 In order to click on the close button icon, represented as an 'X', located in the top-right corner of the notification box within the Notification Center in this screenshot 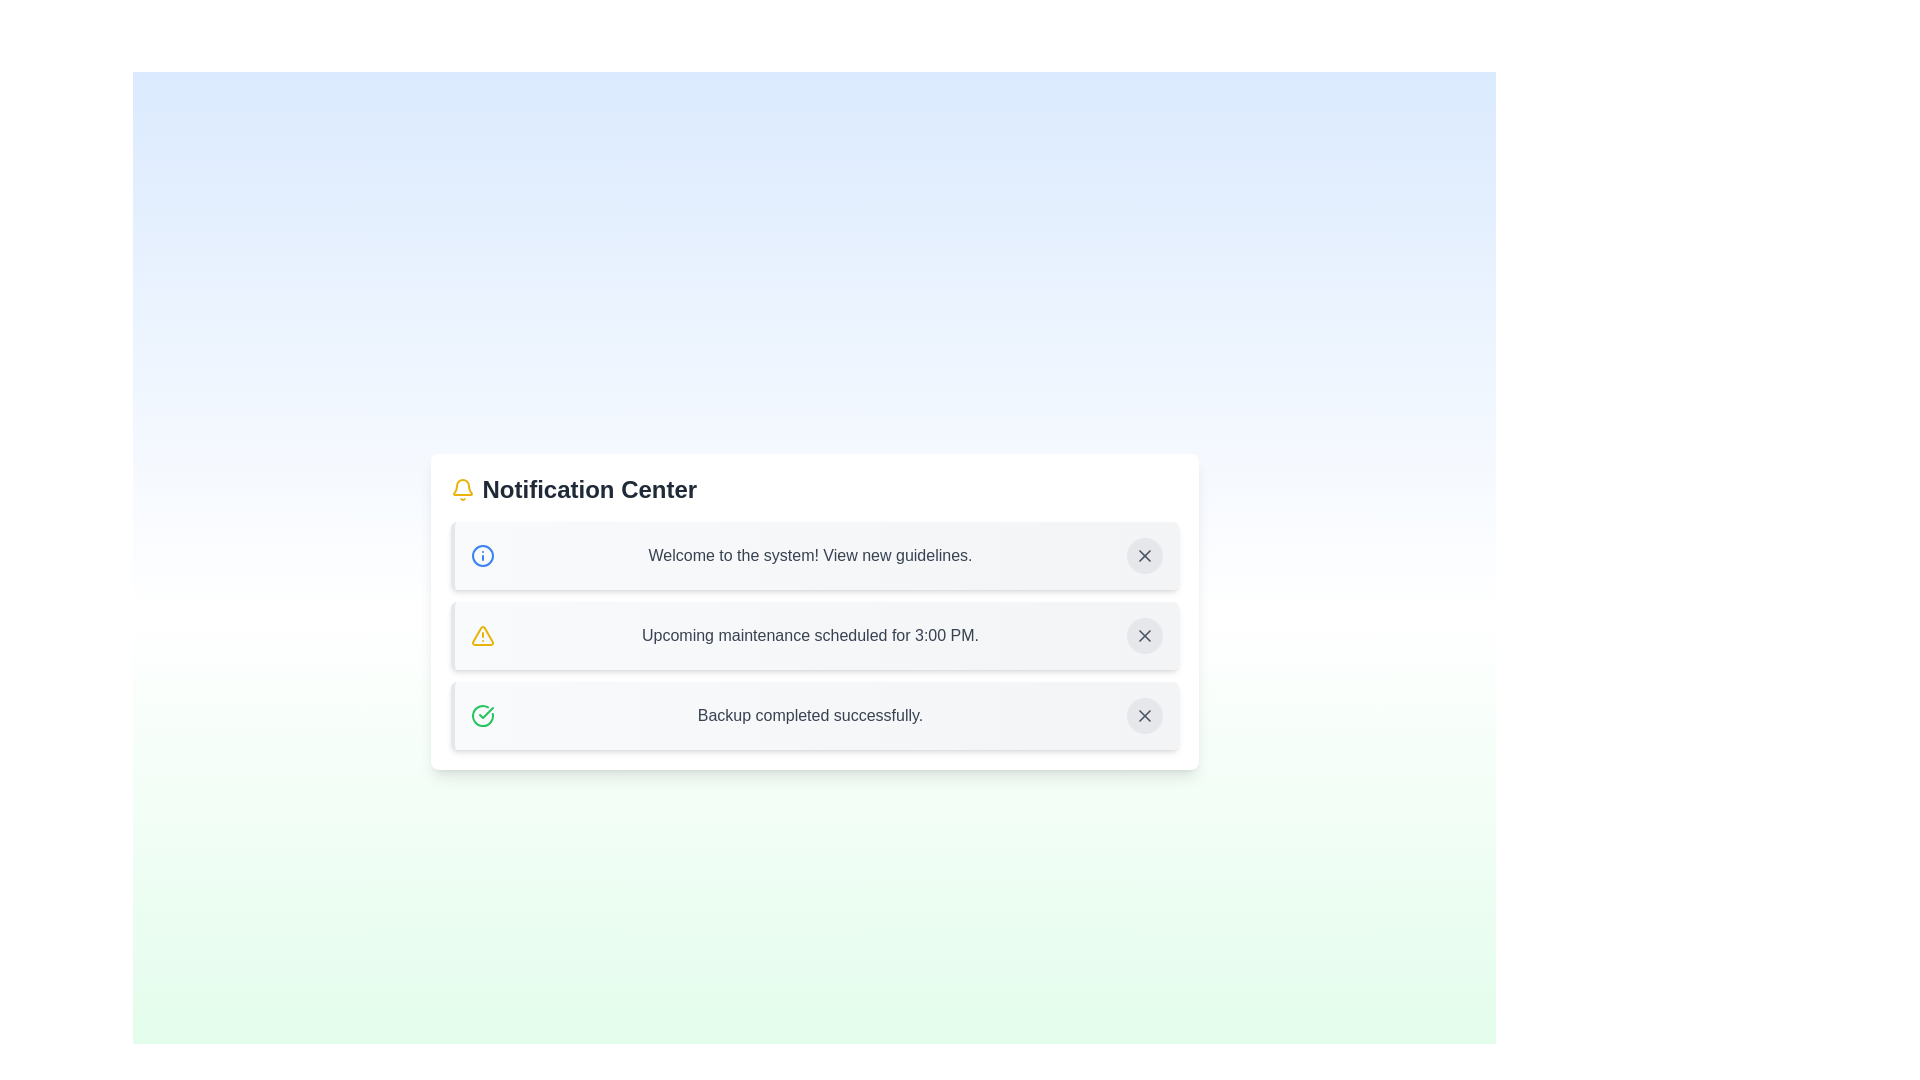, I will do `click(1144, 555)`.